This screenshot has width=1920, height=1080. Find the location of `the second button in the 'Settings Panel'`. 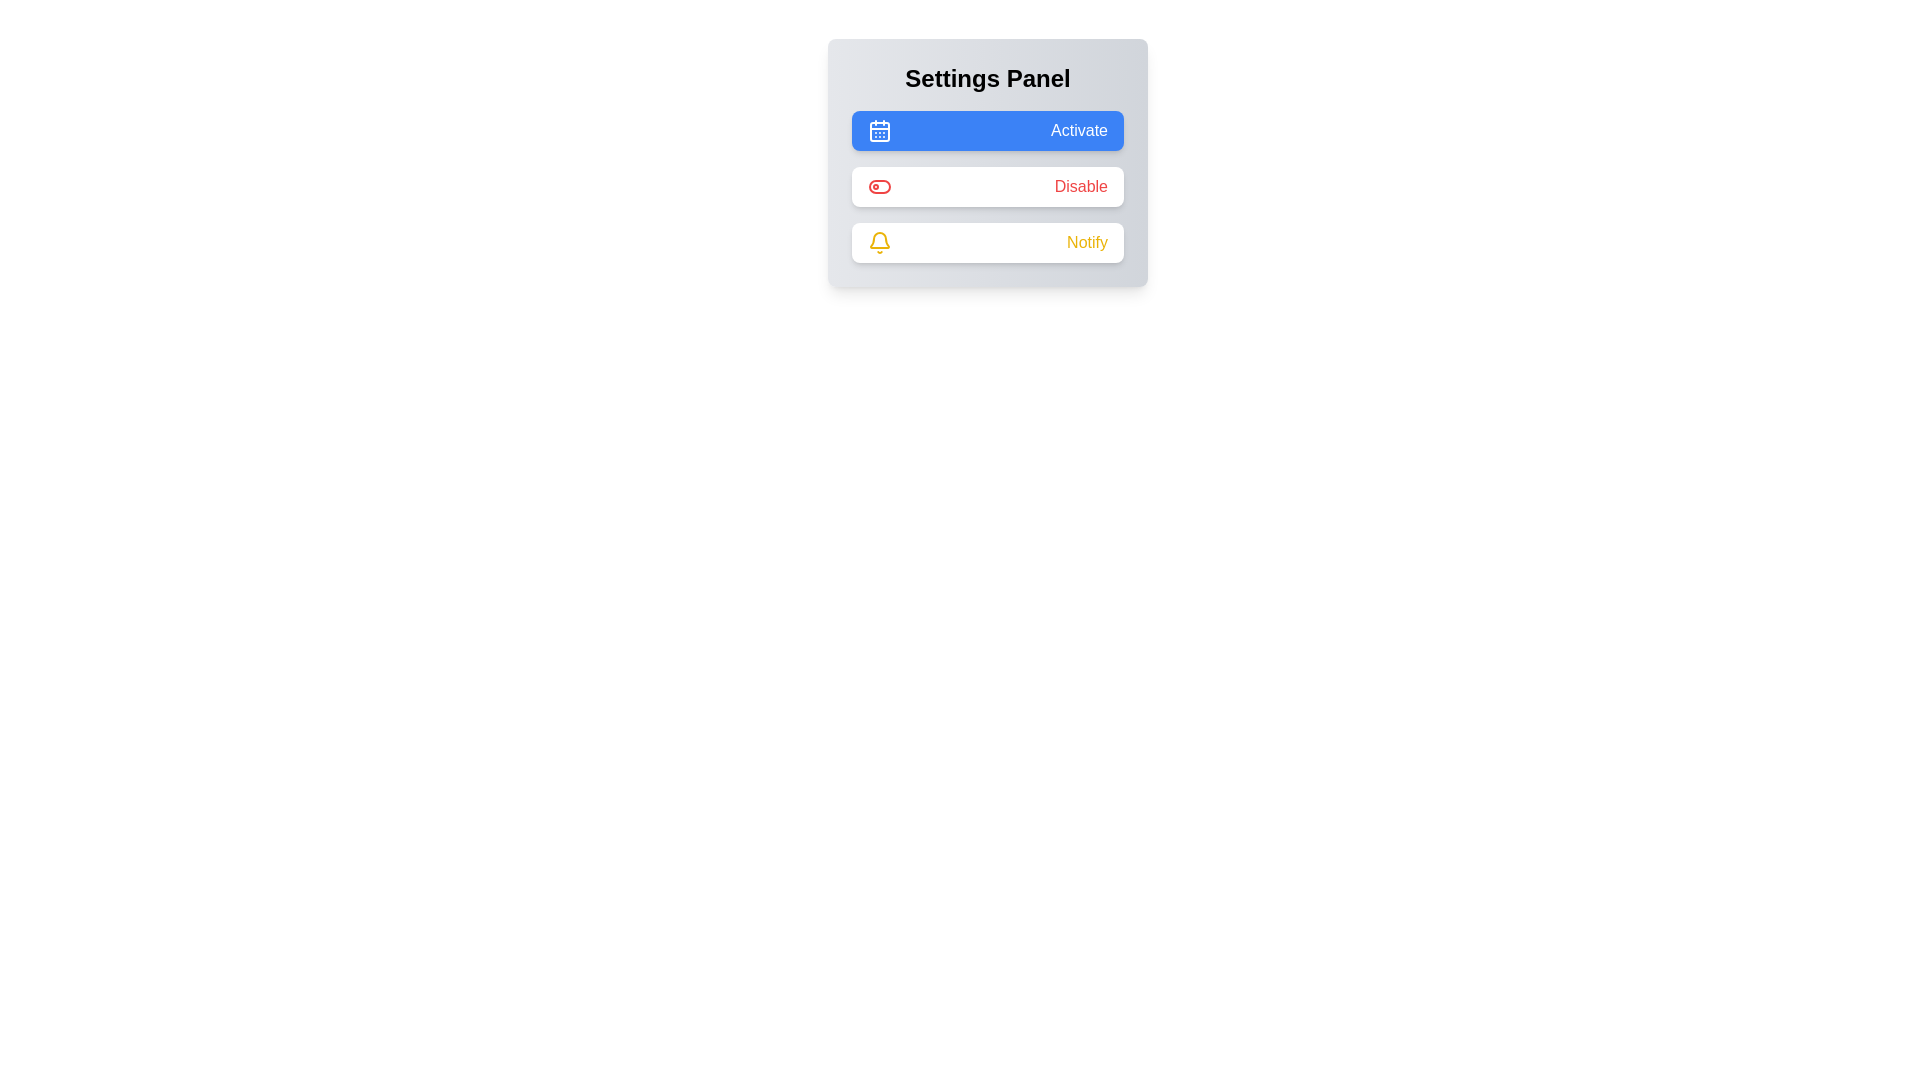

the second button in the 'Settings Panel' is located at coordinates (988, 186).